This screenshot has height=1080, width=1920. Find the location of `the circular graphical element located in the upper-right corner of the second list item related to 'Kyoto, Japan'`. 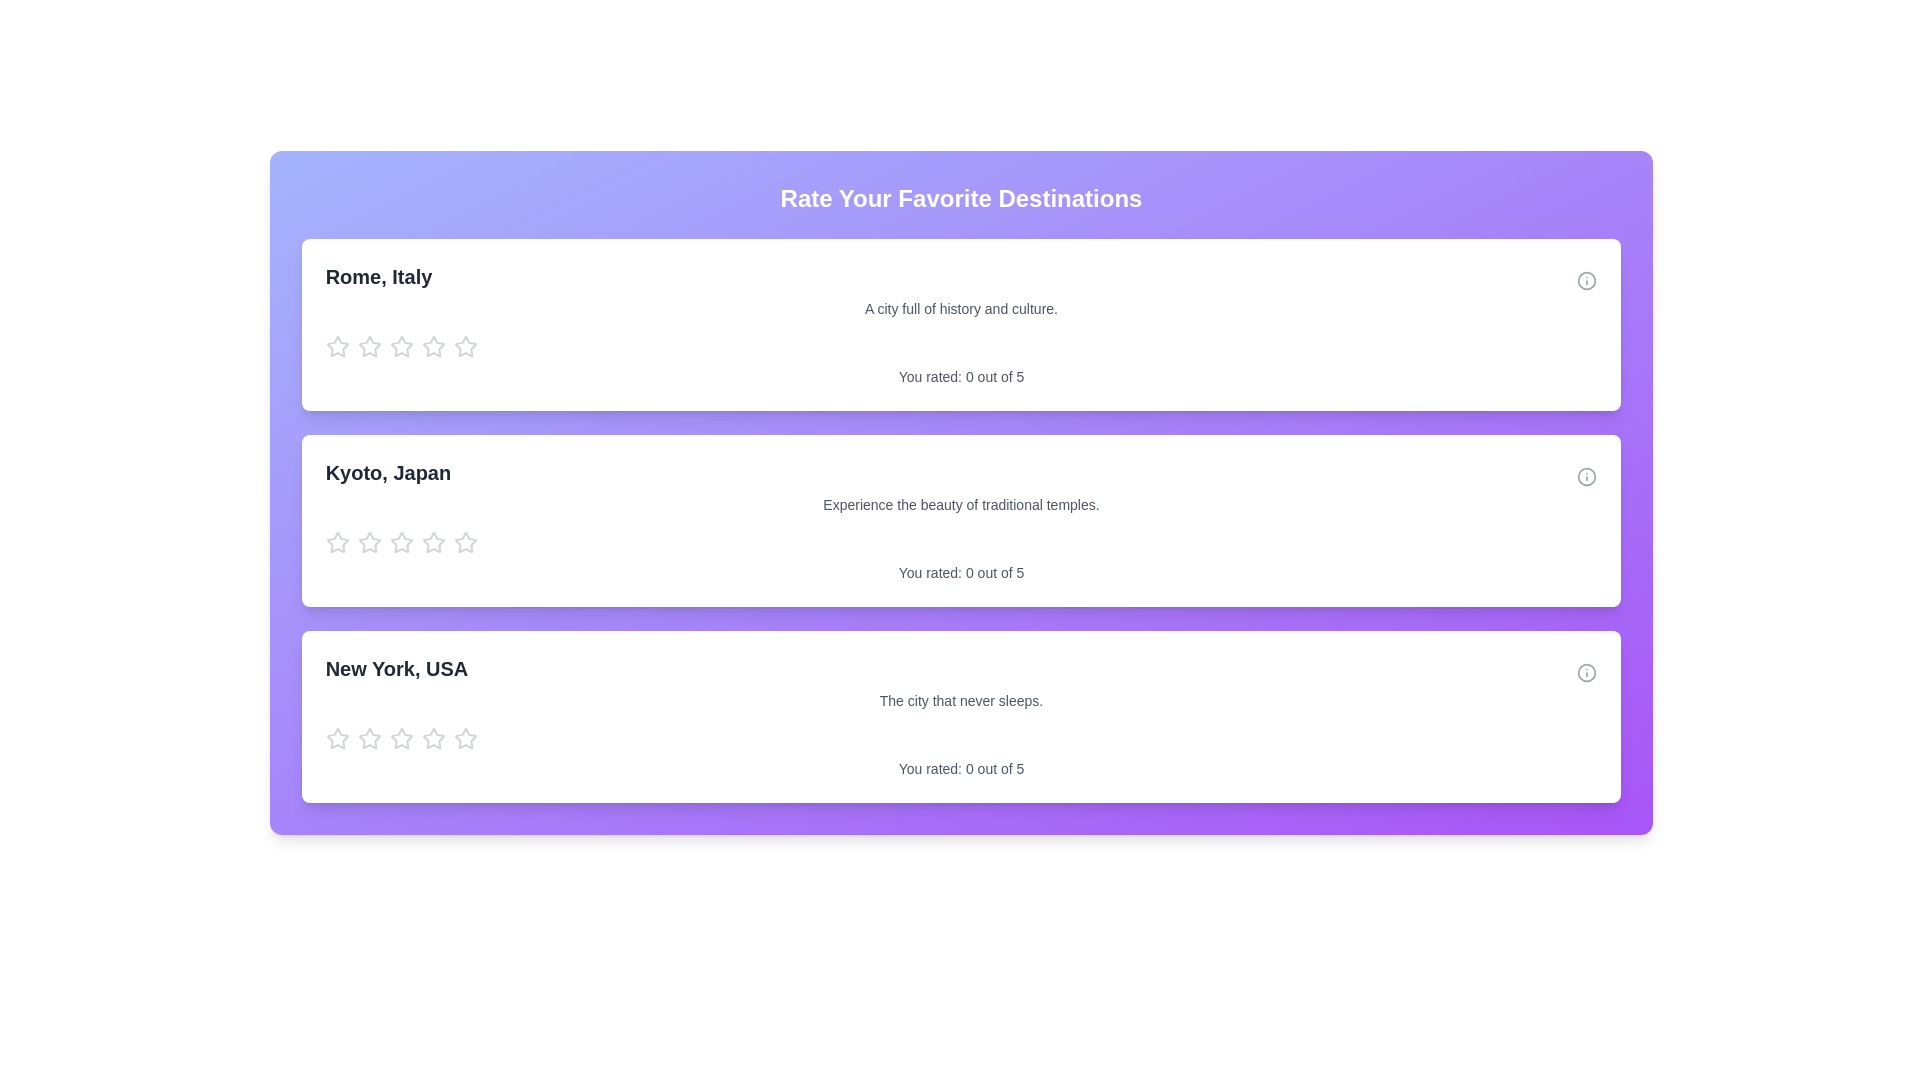

the circular graphical element located in the upper-right corner of the second list item related to 'Kyoto, Japan' is located at coordinates (1586, 477).